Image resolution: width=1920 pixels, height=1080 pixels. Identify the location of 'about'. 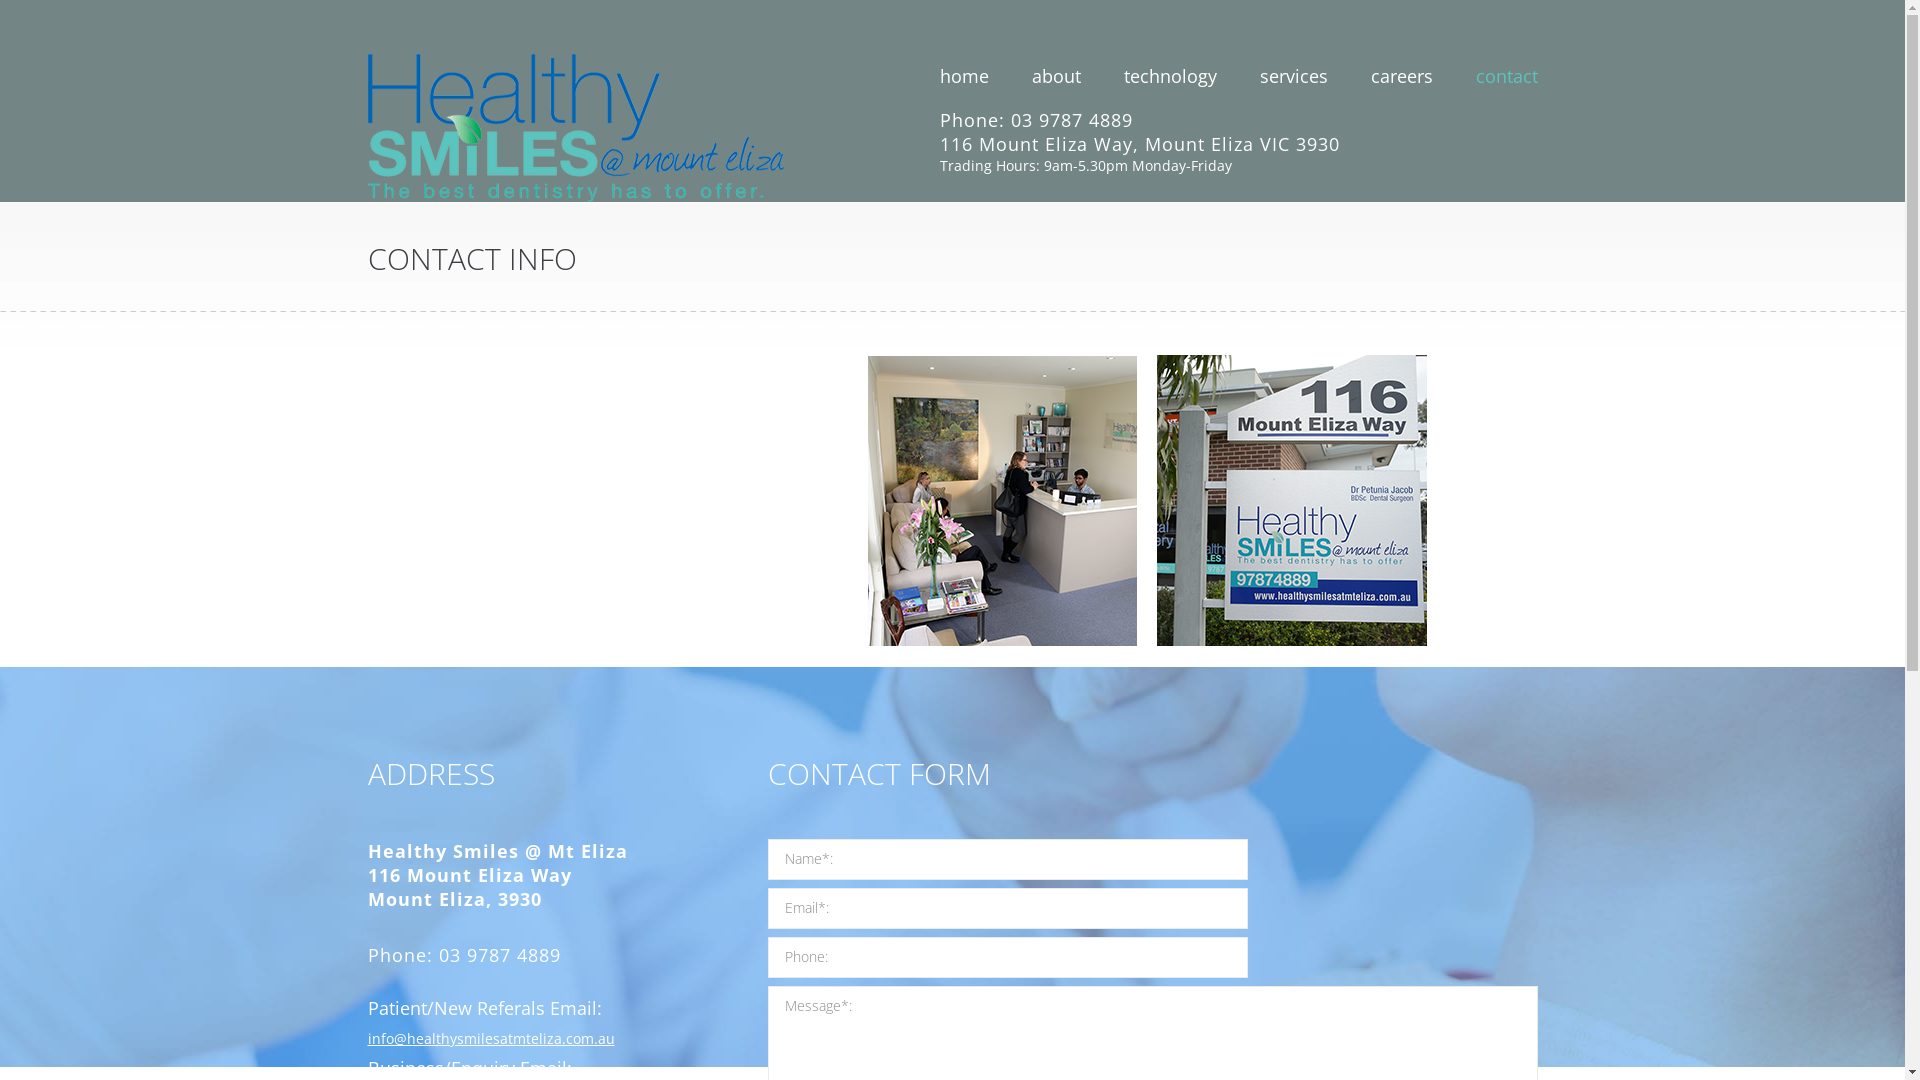
(1055, 75).